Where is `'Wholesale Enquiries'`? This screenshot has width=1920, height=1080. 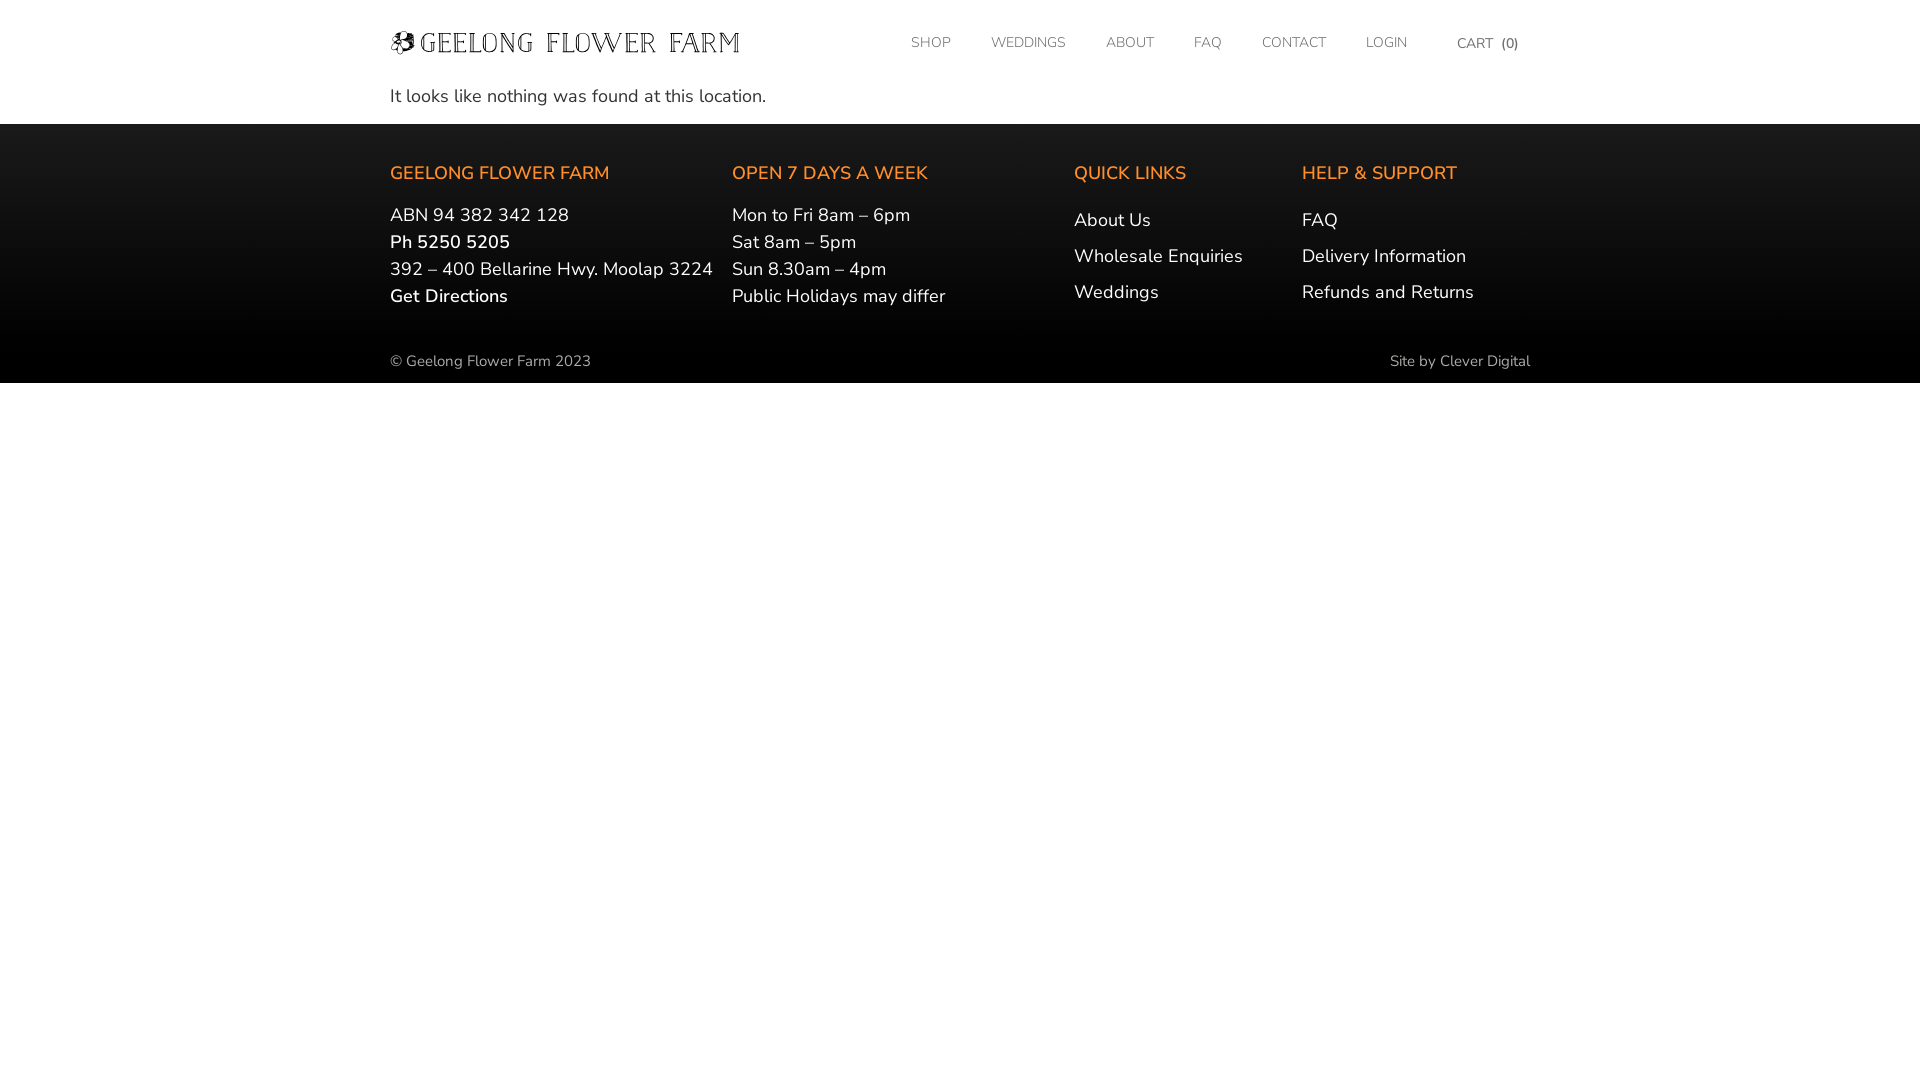 'Wholesale Enquiries' is located at coordinates (1182, 254).